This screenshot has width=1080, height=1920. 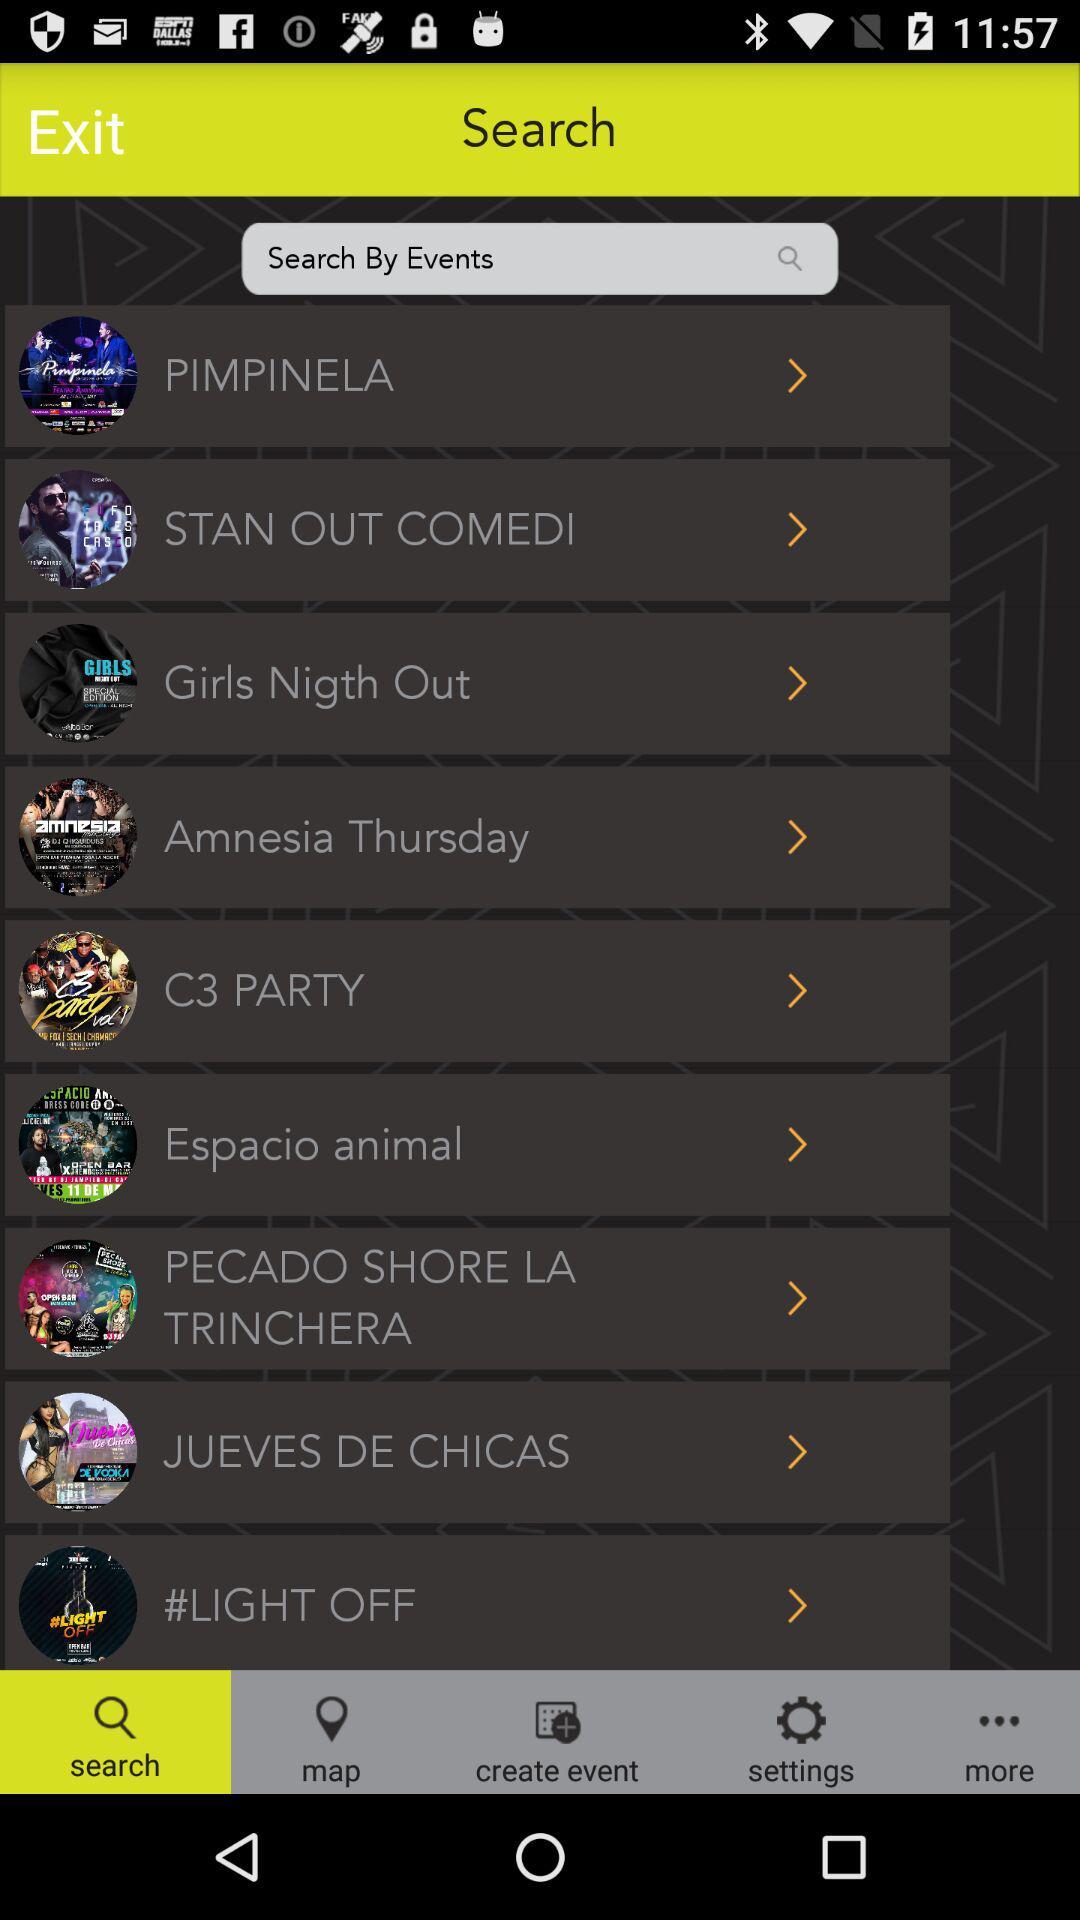 I want to click on search, so click(x=540, y=257).